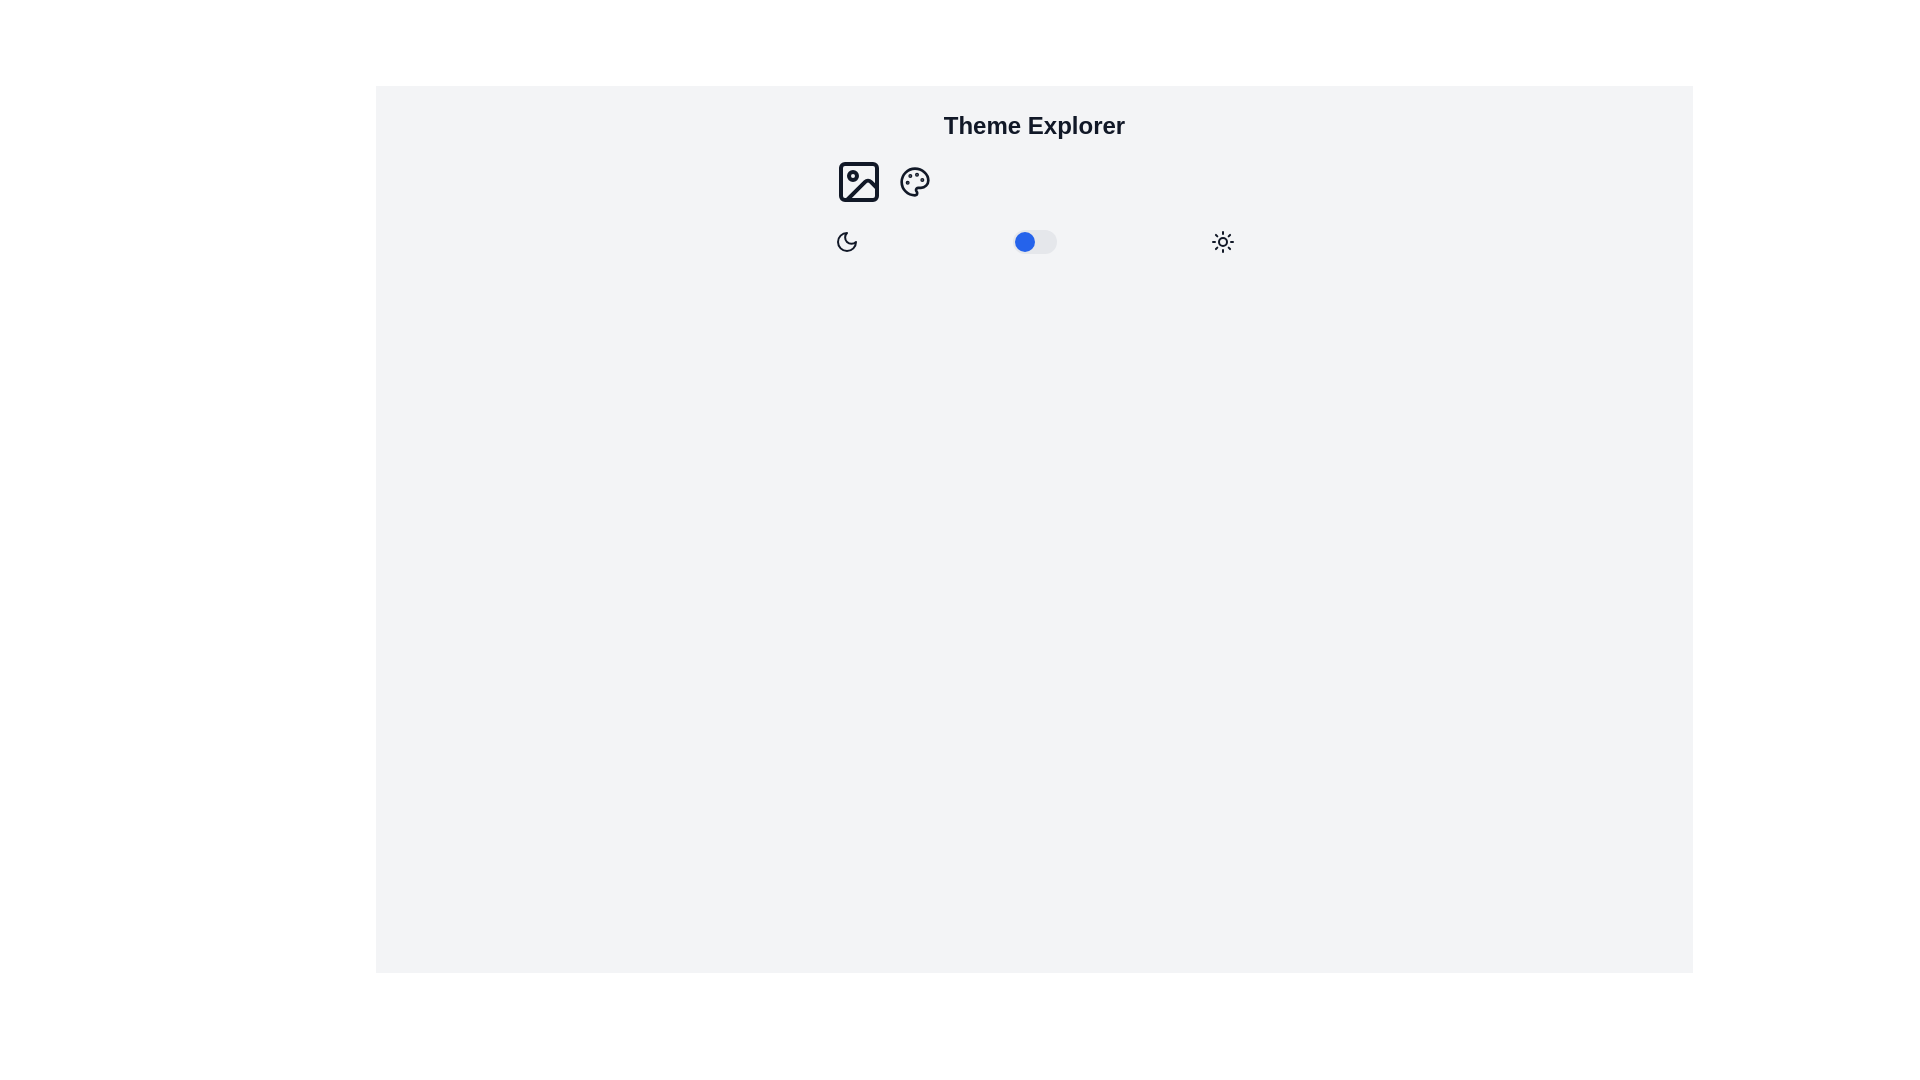 This screenshot has width=1920, height=1080. I want to click on the moon icon, which is a dark crescent shape representing night mode, so click(846, 241).